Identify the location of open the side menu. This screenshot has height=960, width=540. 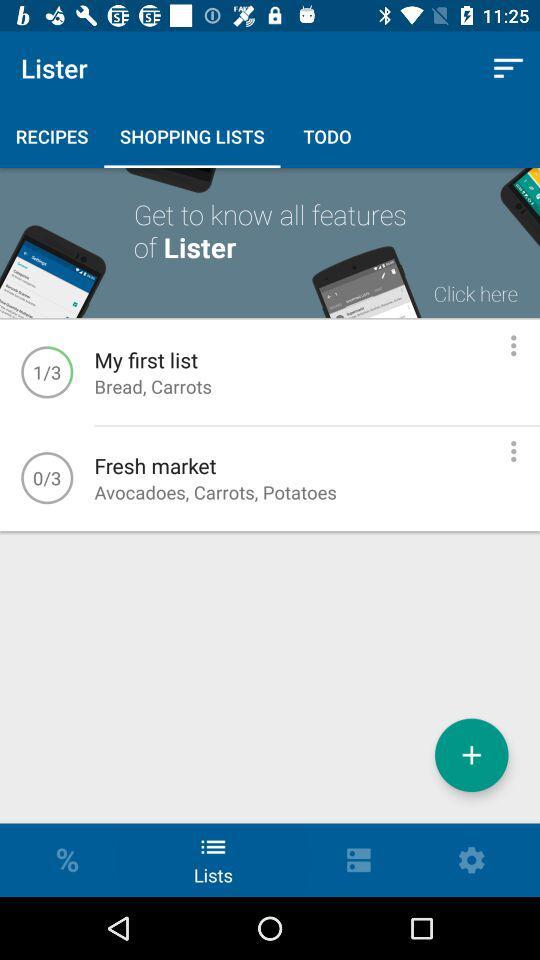
(513, 451).